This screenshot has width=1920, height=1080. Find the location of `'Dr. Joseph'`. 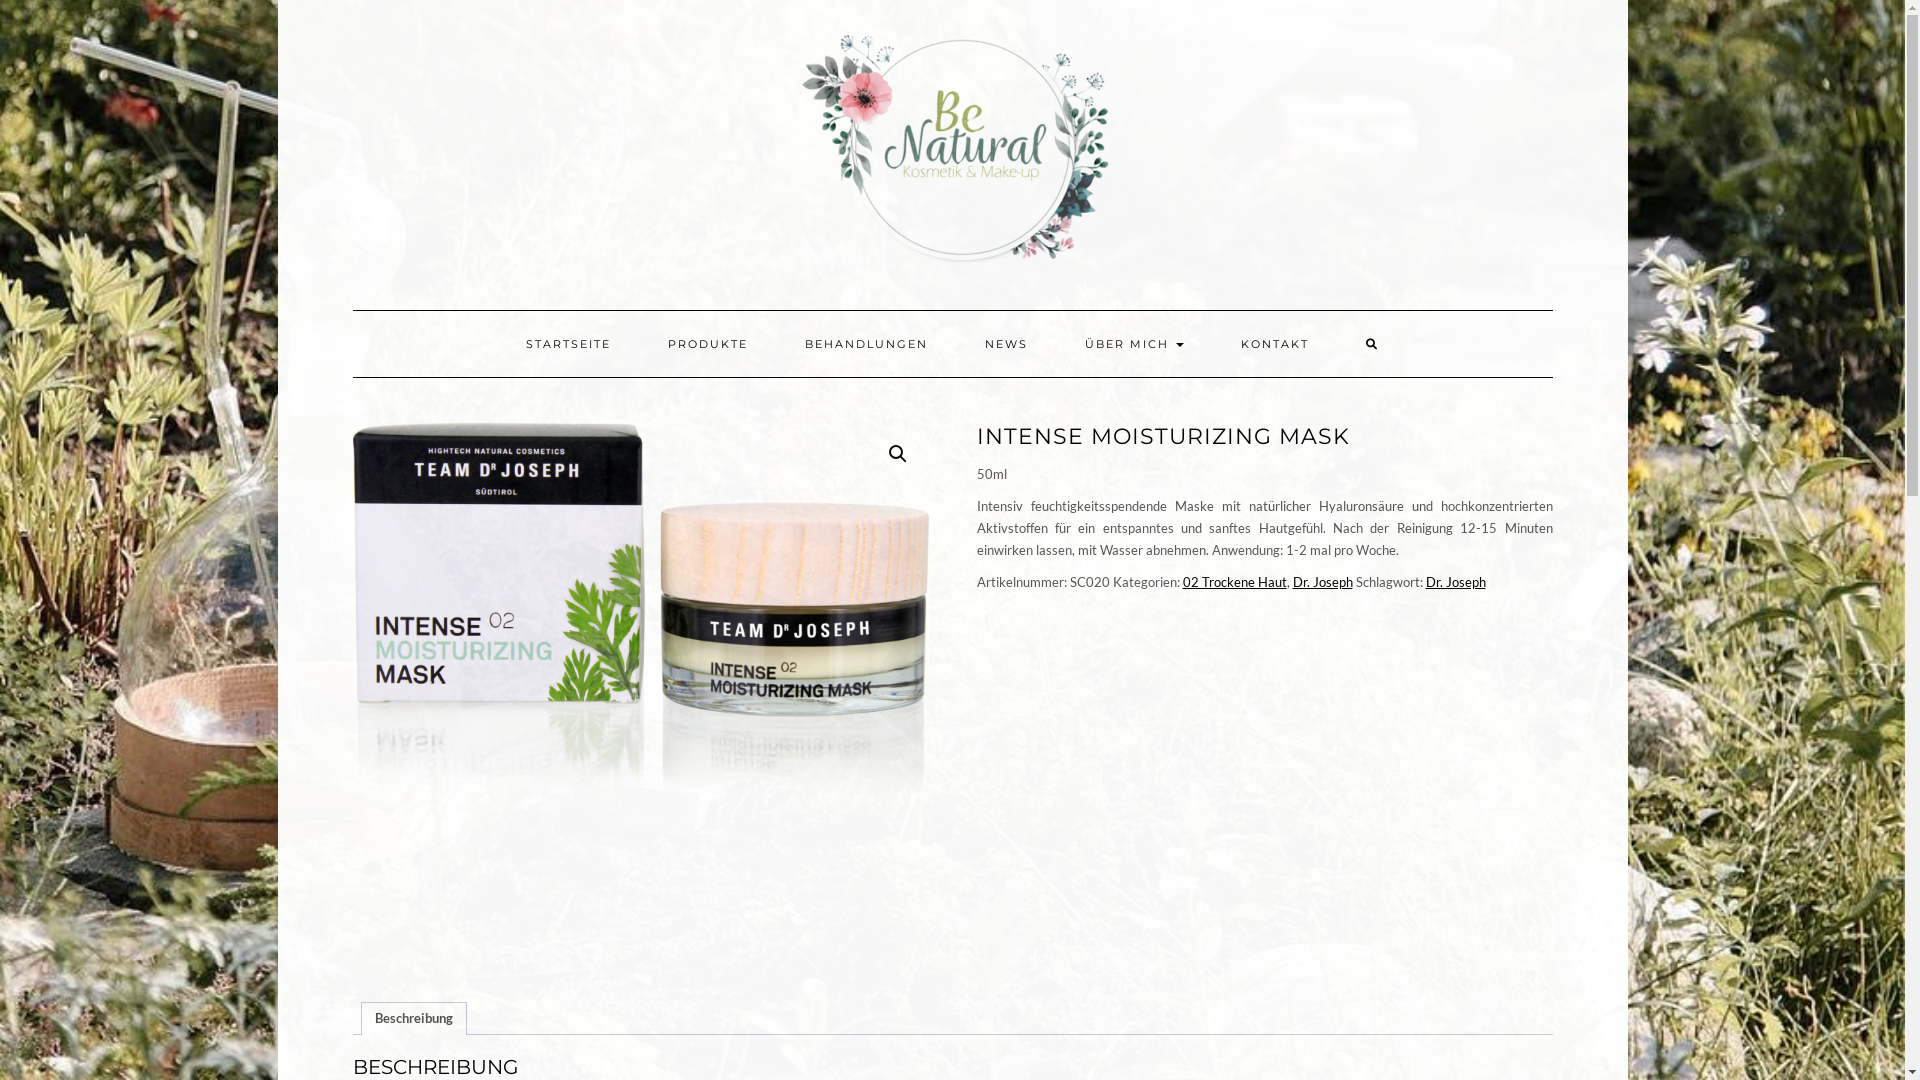

'Dr. Joseph' is located at coordinates (1455, 582).